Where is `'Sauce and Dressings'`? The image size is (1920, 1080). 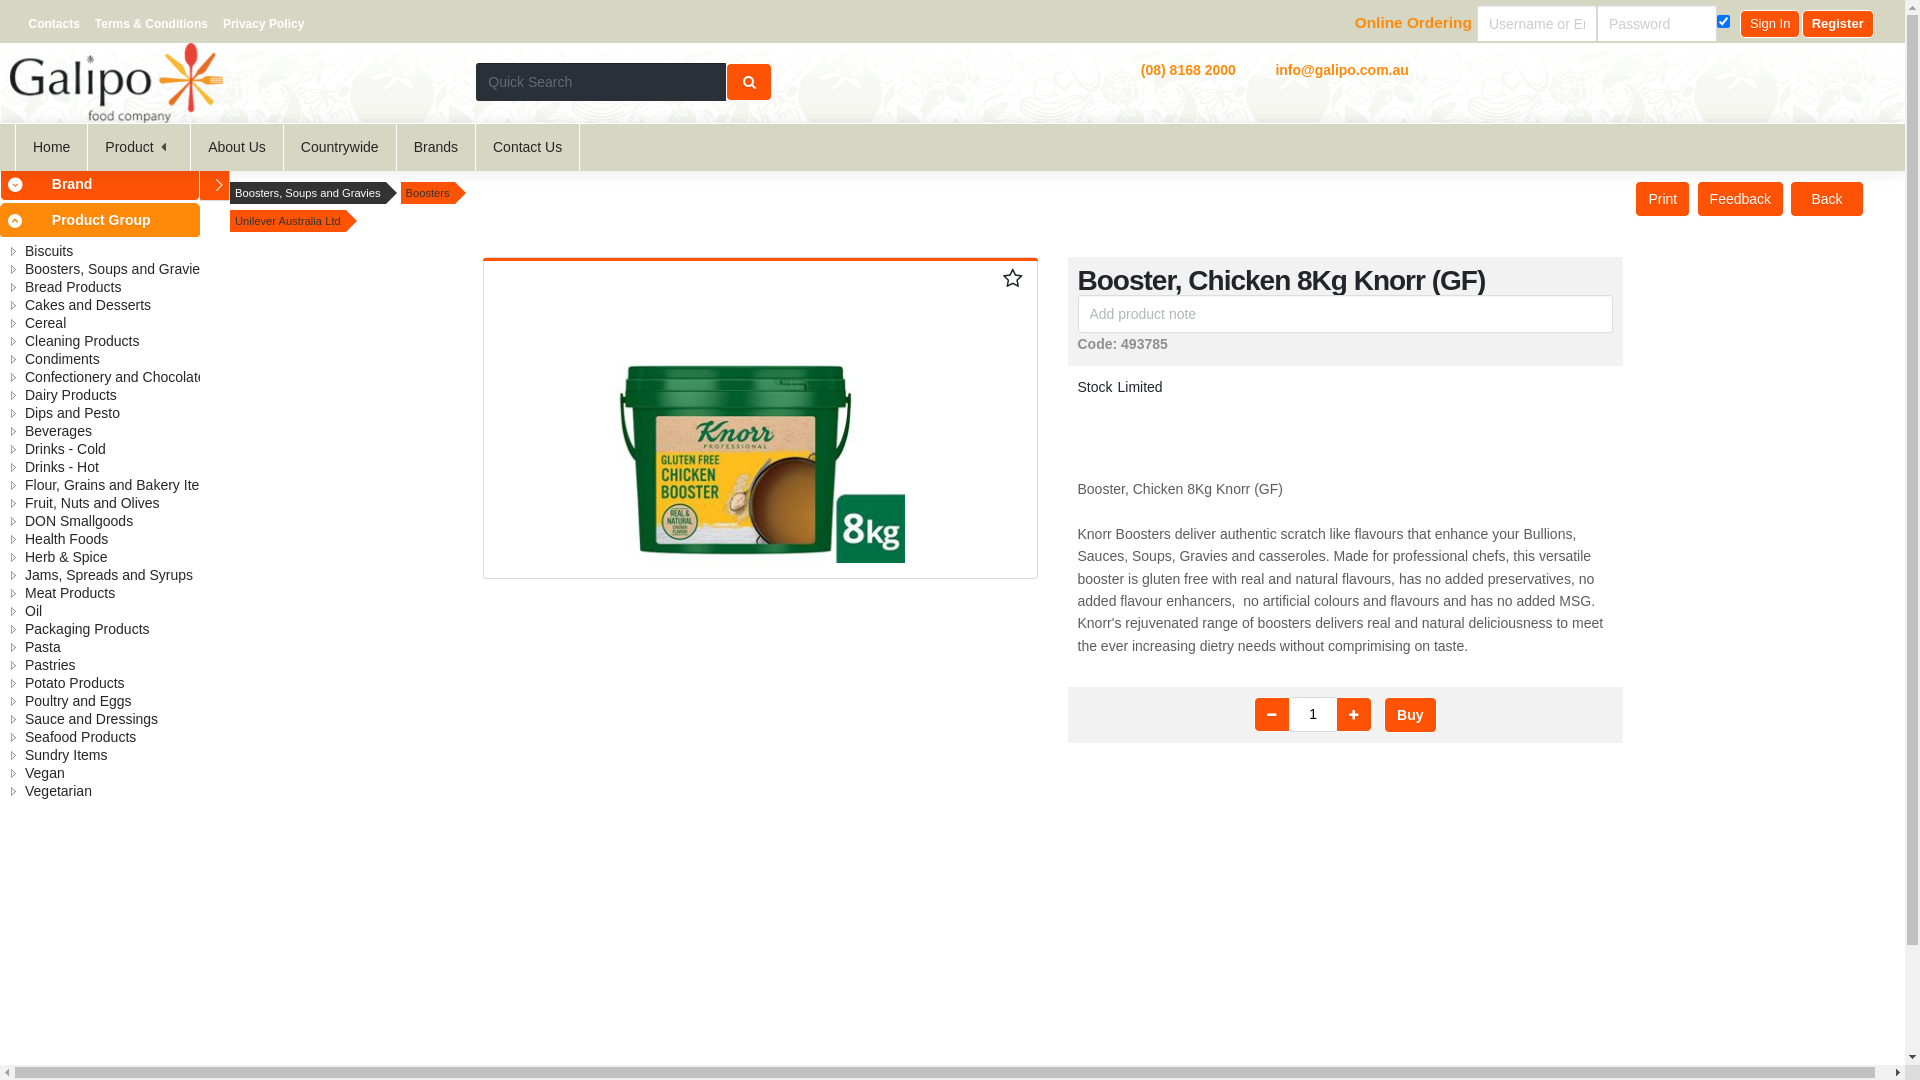
'Sauce and Dressings' is located at coordinates (90, 717).